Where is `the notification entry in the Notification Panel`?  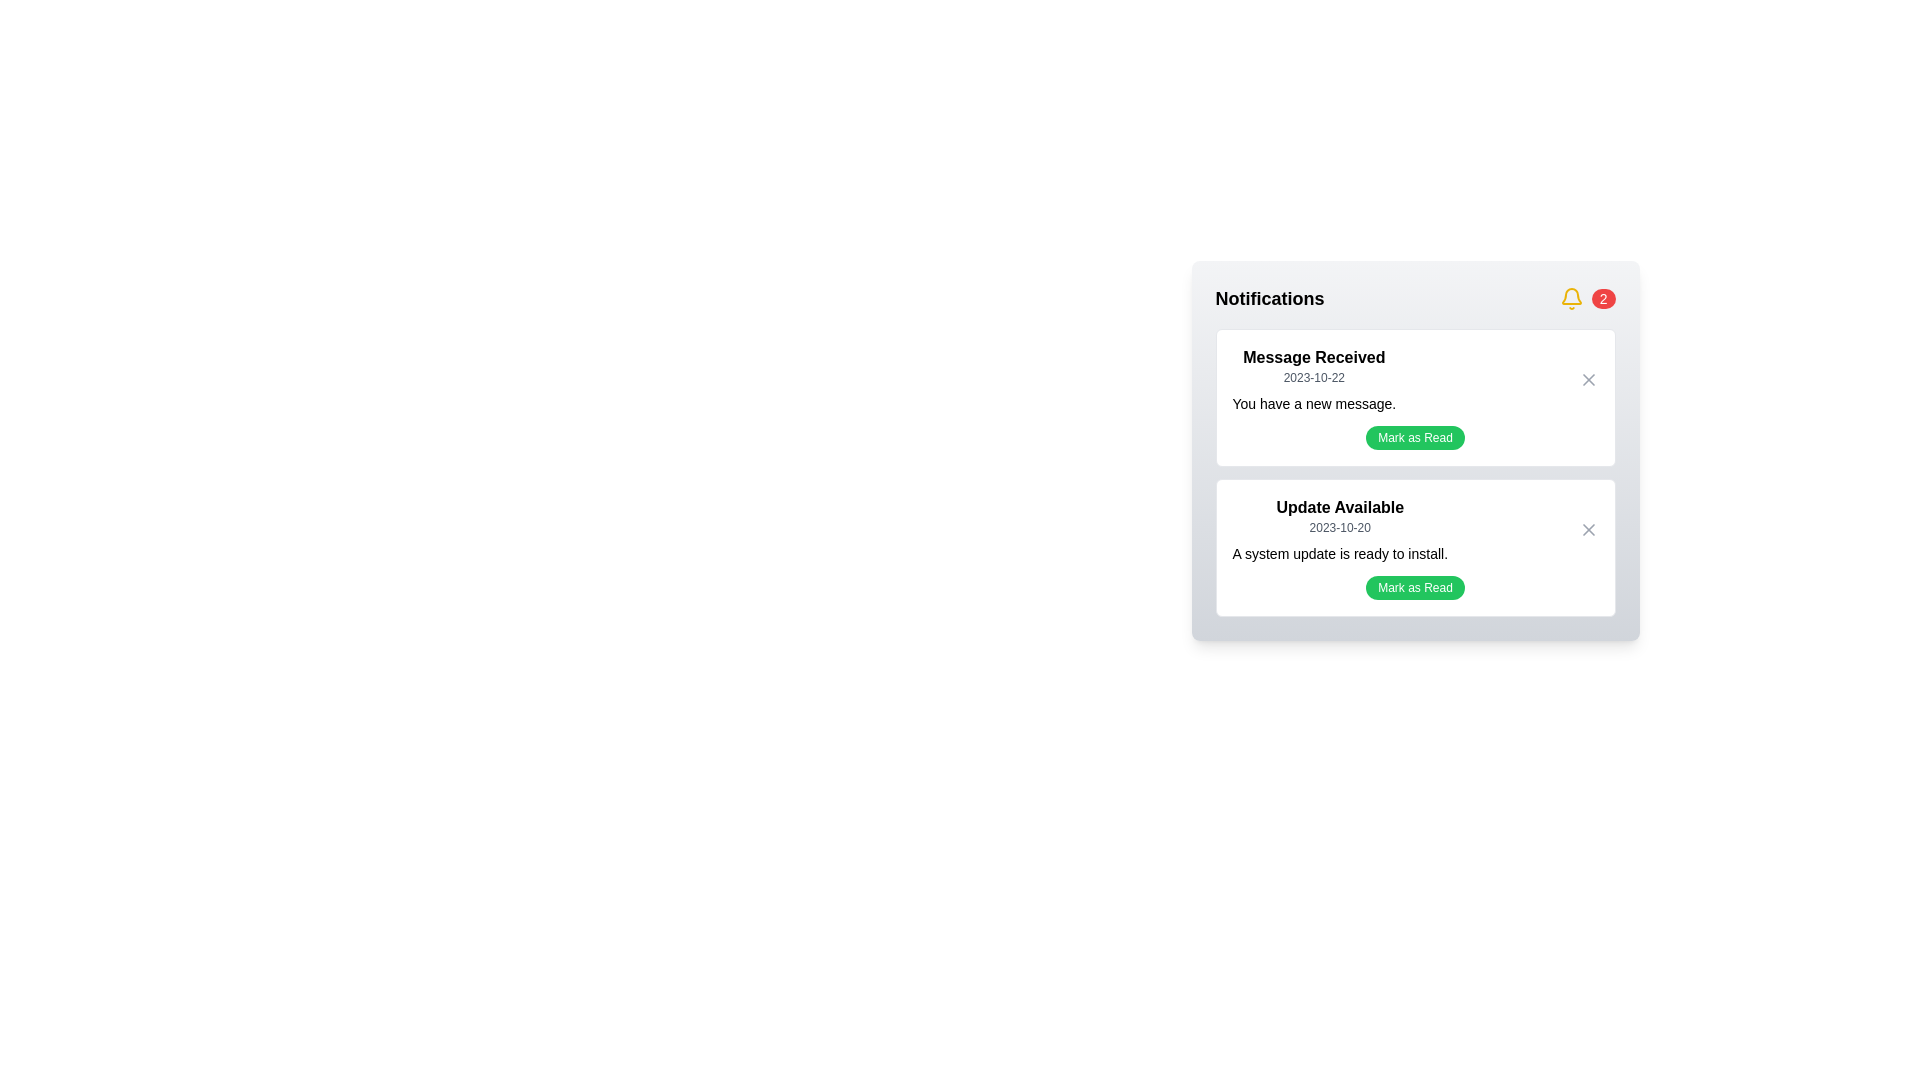 the notification entry in the Notification Panel is located at coordinates (1414, 451).